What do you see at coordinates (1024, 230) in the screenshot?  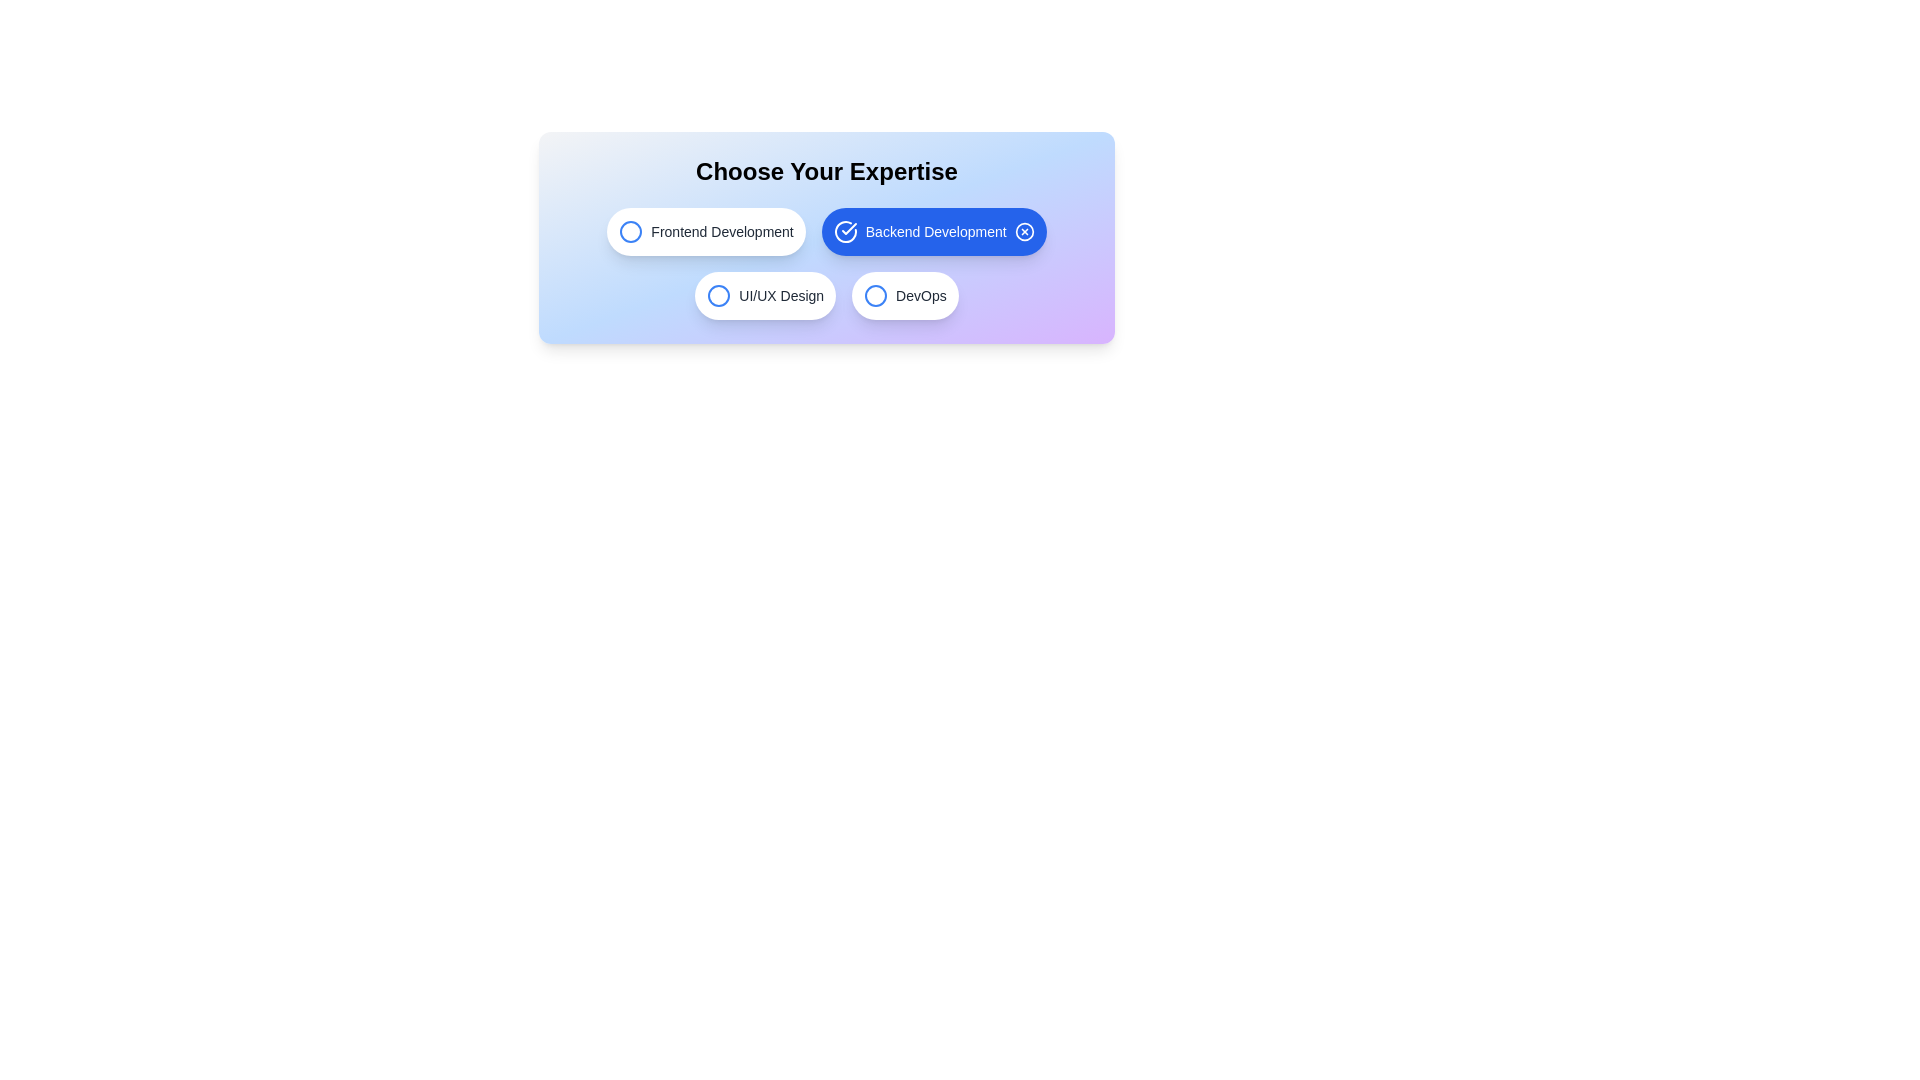 I see `the 'X' icon associated with the selected category to remove the selection` at bounding box center [1024, 230].